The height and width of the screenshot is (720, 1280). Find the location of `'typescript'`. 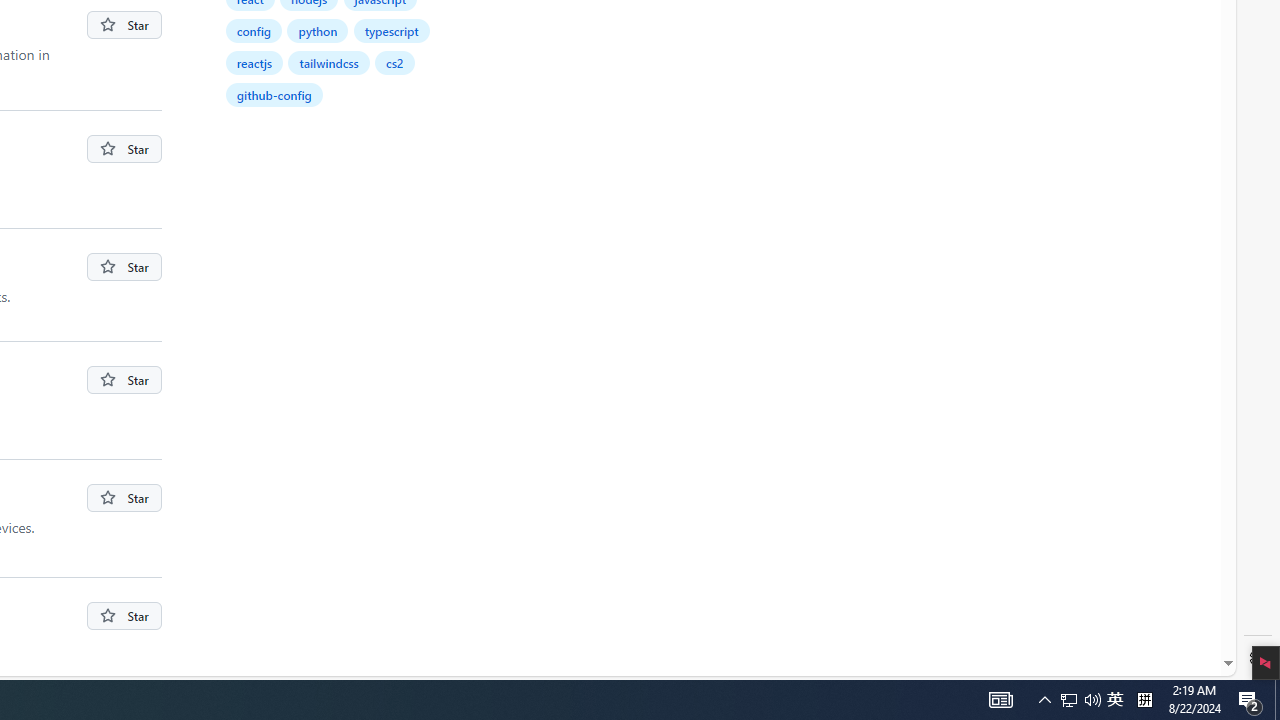

'typescript' is located at coordinates (392, 30).